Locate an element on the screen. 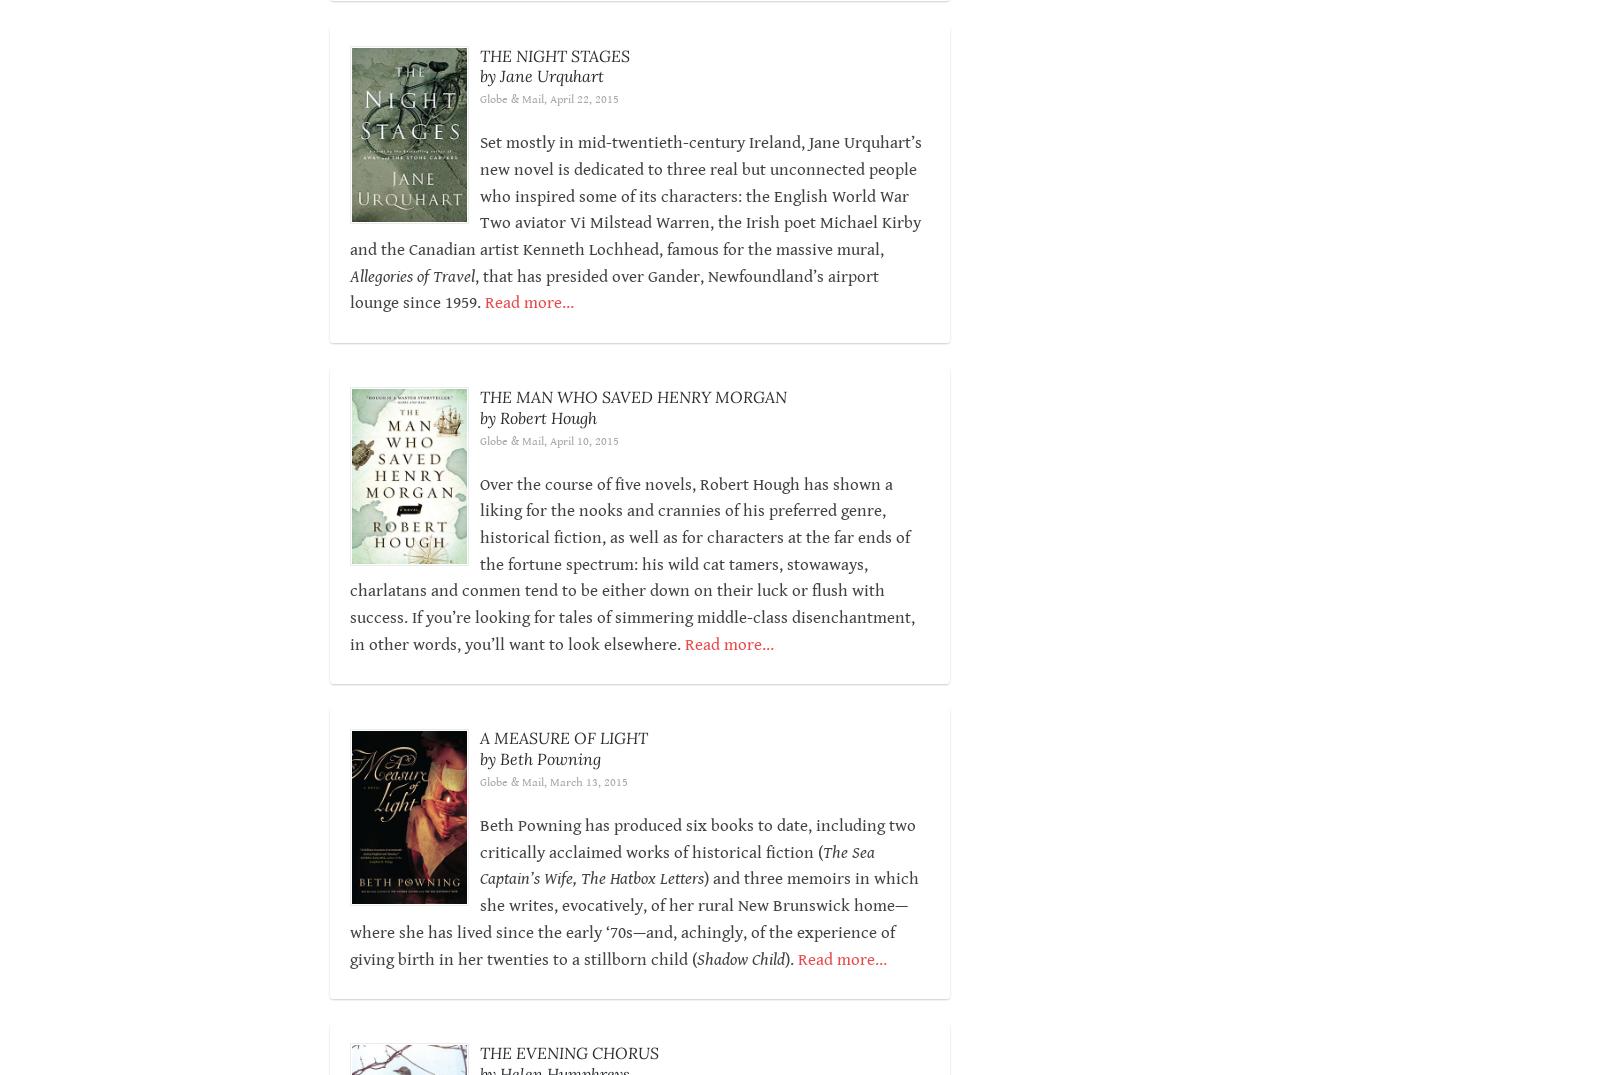 Image resolution: width=1600 pixels, height=1075 pixels. ') and three memoirs in which she writes, evocatively, of her rural New Brunswick home—where she has lived since the early ‘70s—and, achingly, of the experience of giving birth in her twenties to a stillborn child (' is located at coordinates (633, 918).